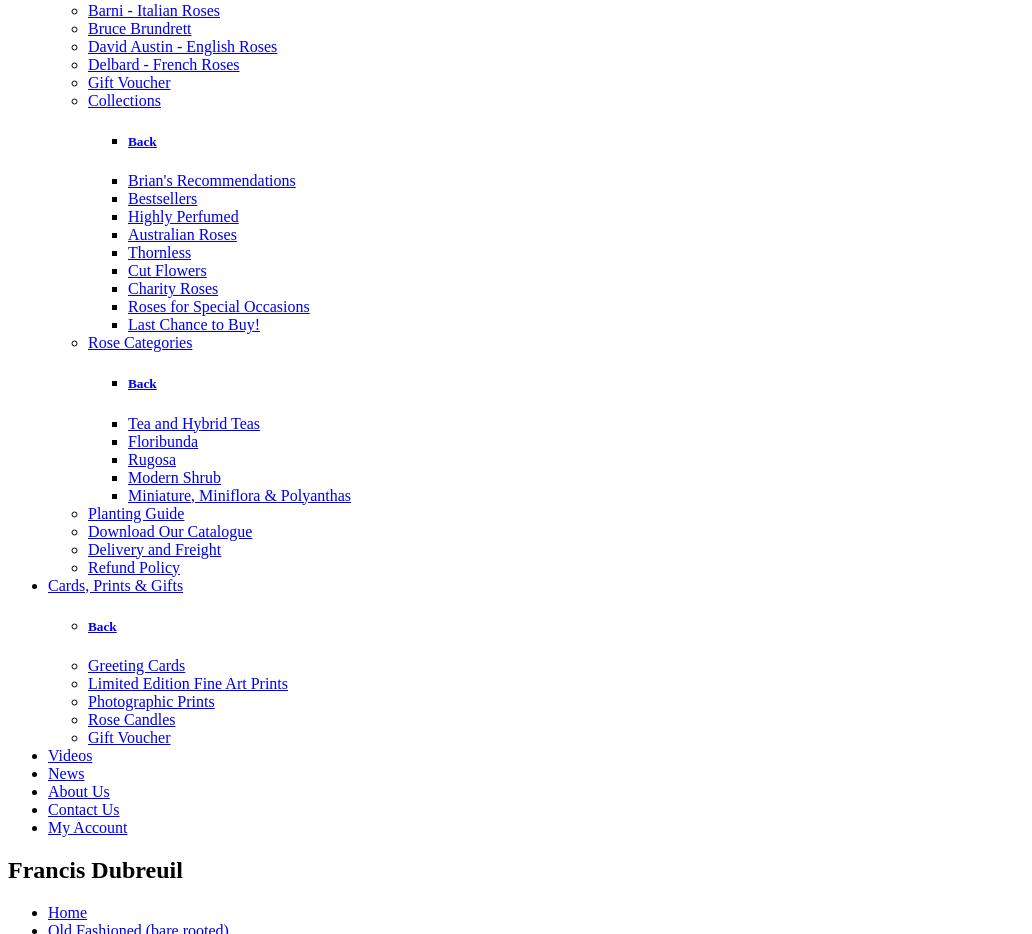 This screenshot has width=1032, height=934. I want to click on 'Greeting Cards', so click(88, 663).